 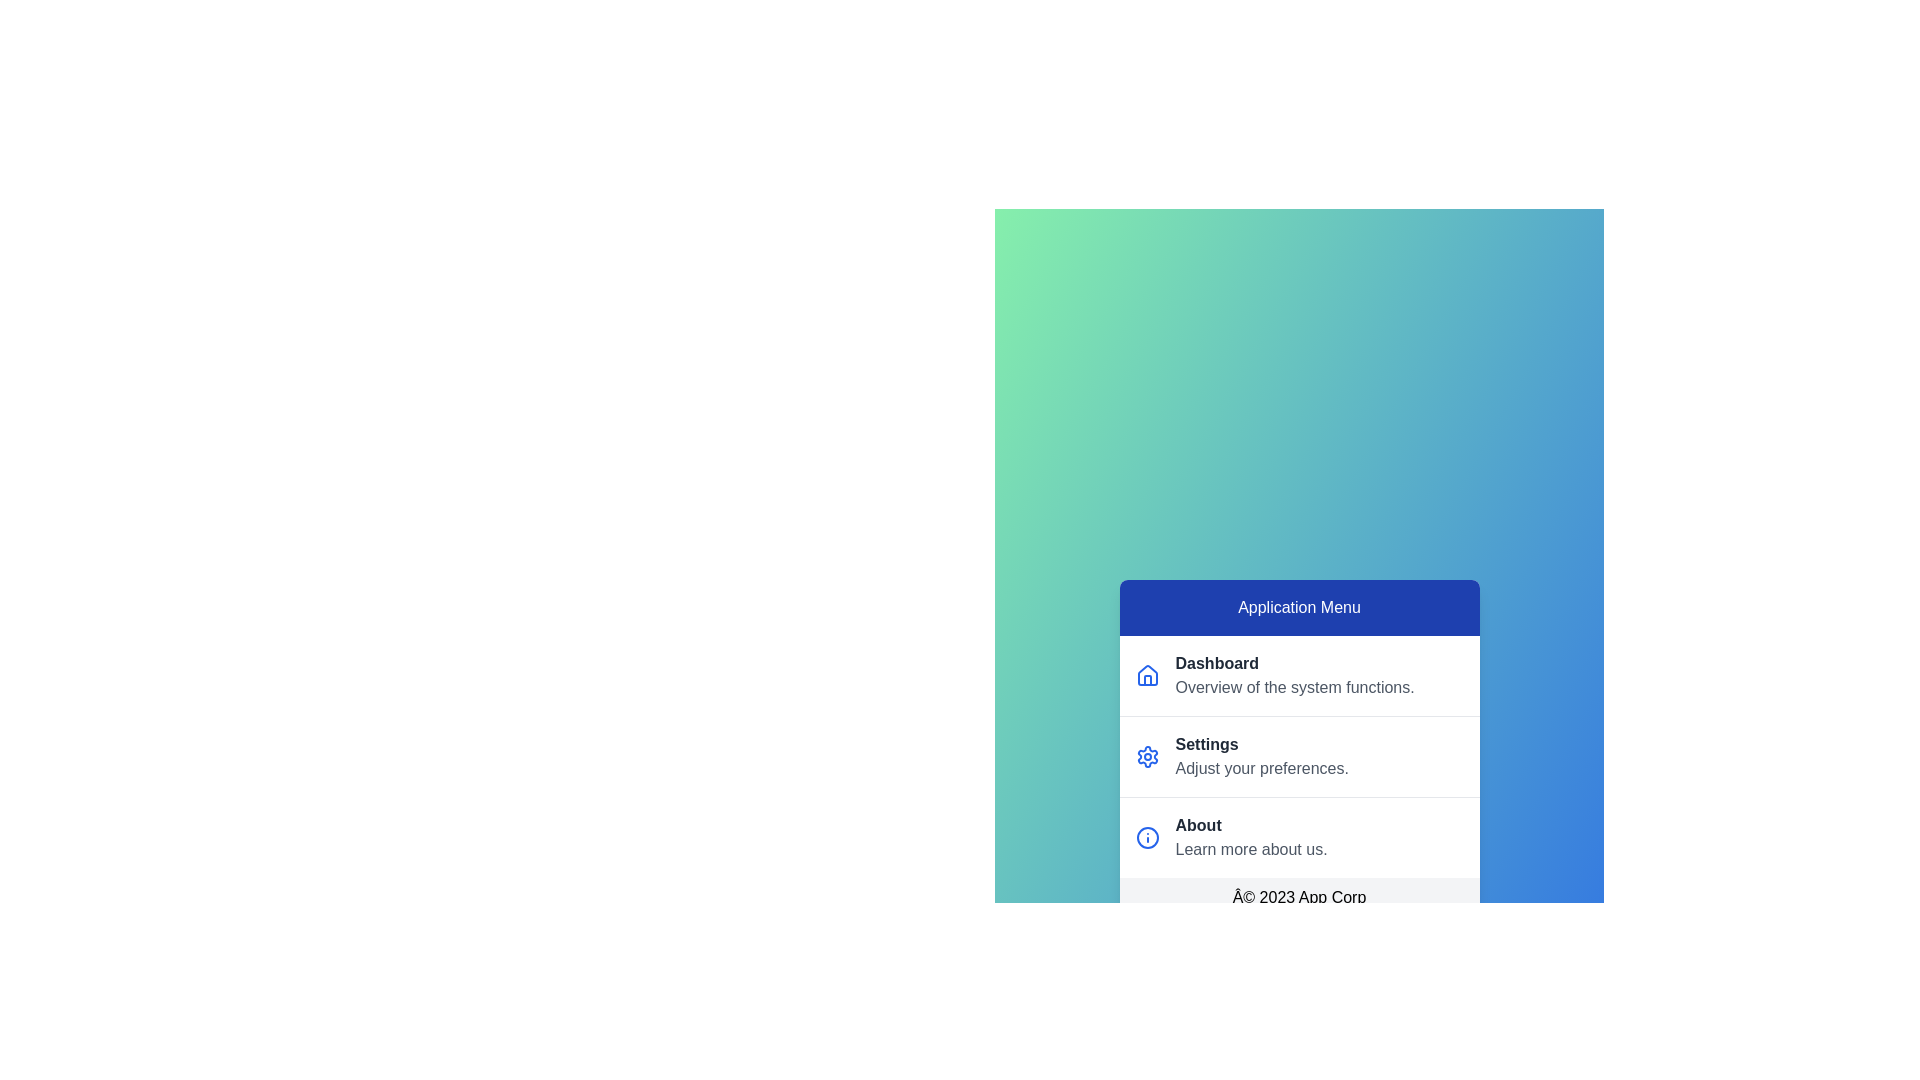 I want to click on the footer area and read the text '© 2023 App Corp', so click(x=1299, y=897).